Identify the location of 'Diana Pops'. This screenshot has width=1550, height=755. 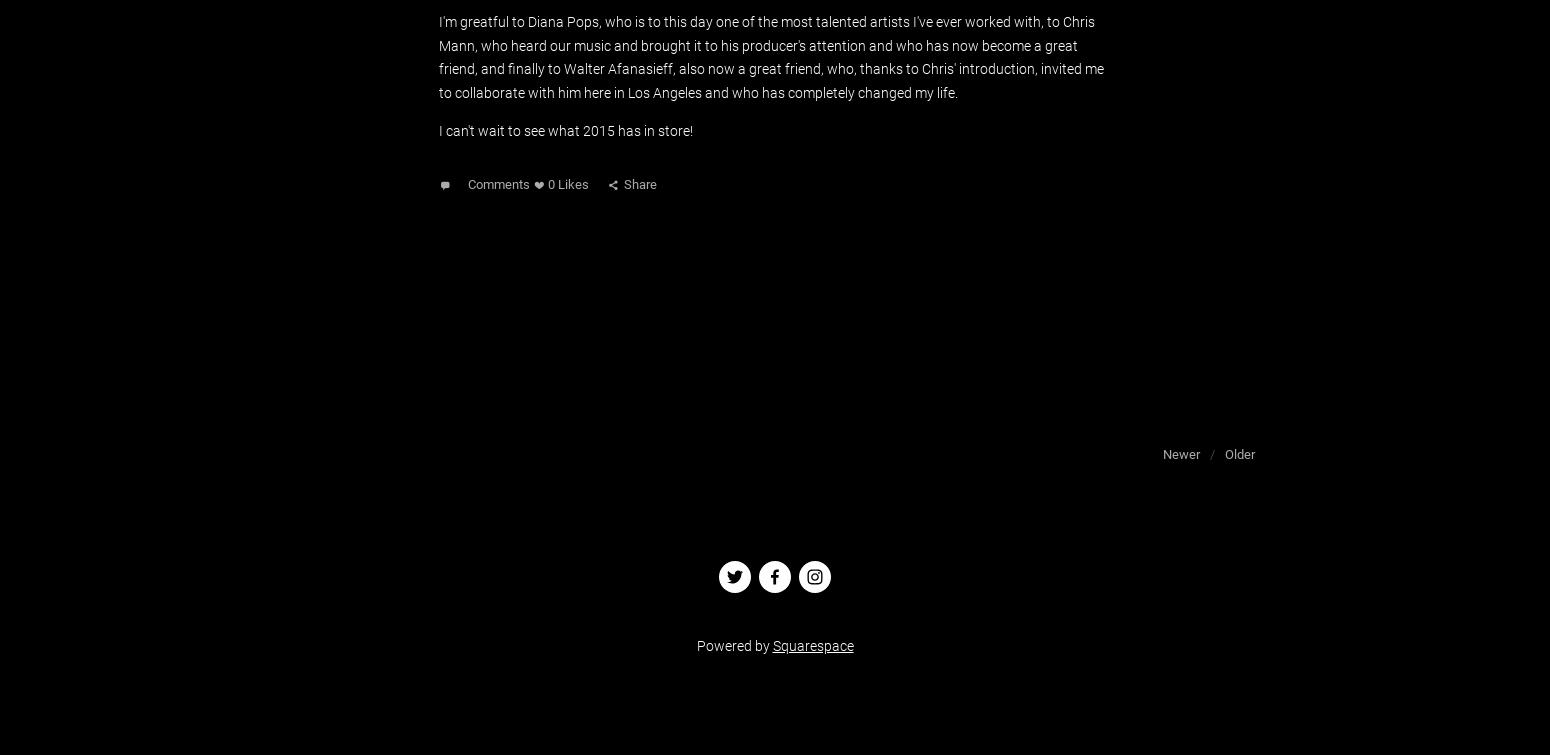
(563, 20).